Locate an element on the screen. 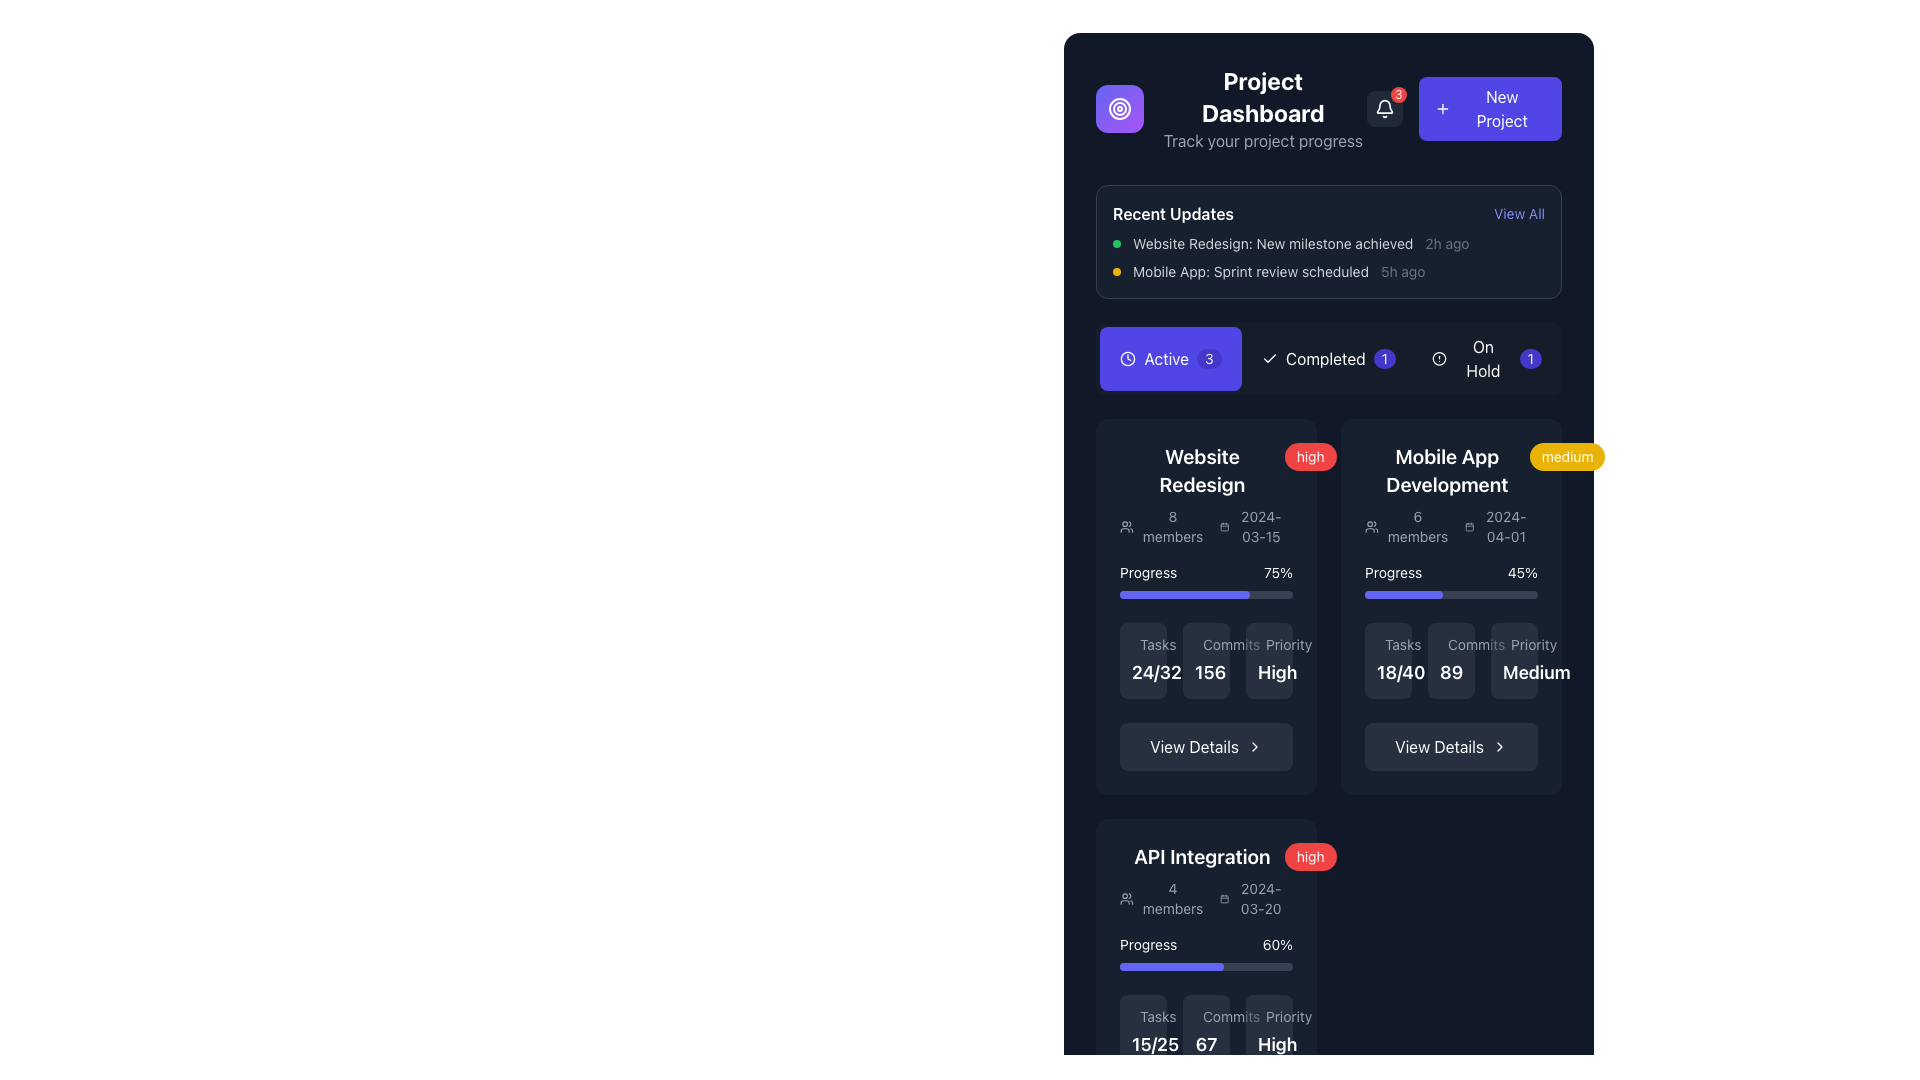 The image size is (1920, 1080). progress bar is located at coordinates (1269, 966).